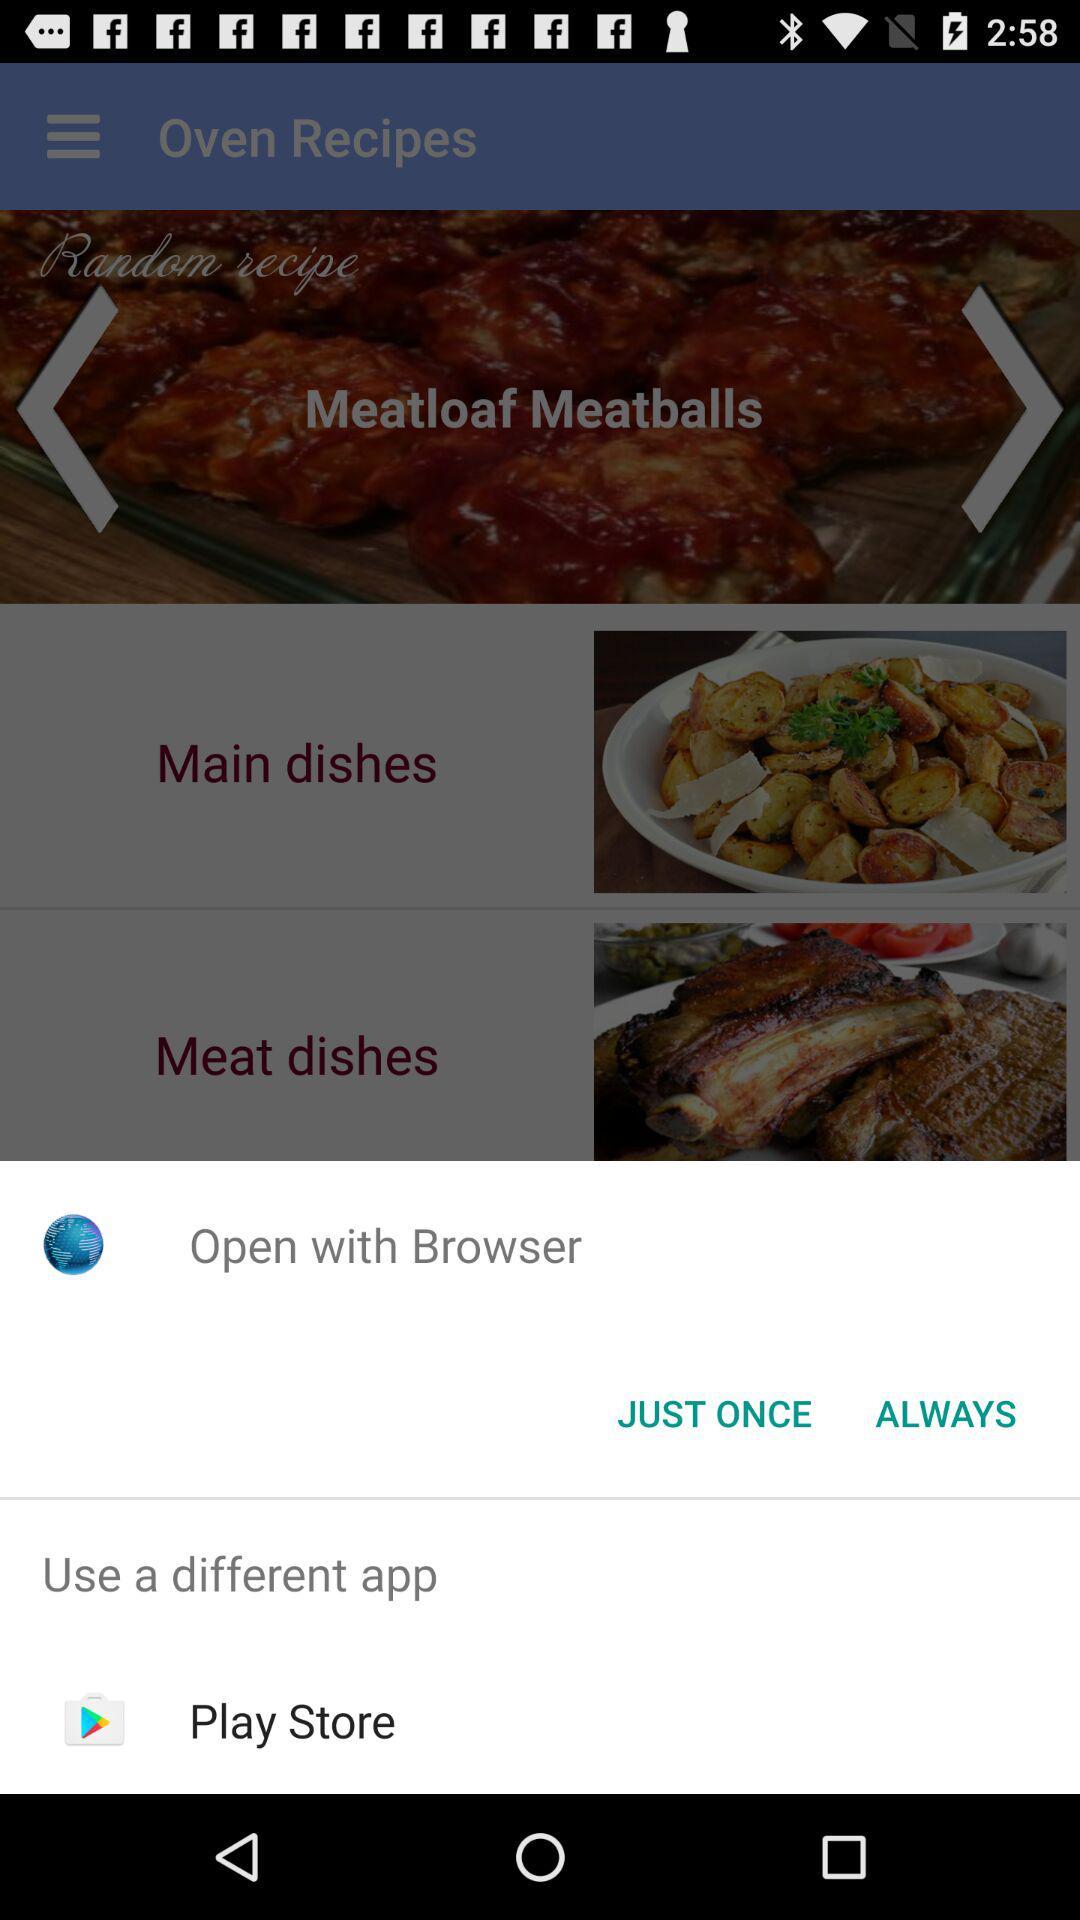 This screenshot has height=1920, width=1080. What do you see at coordinates (540, 1572) in the screenshot?
I see `the use a different icon` at bounding box center [540, 1572].